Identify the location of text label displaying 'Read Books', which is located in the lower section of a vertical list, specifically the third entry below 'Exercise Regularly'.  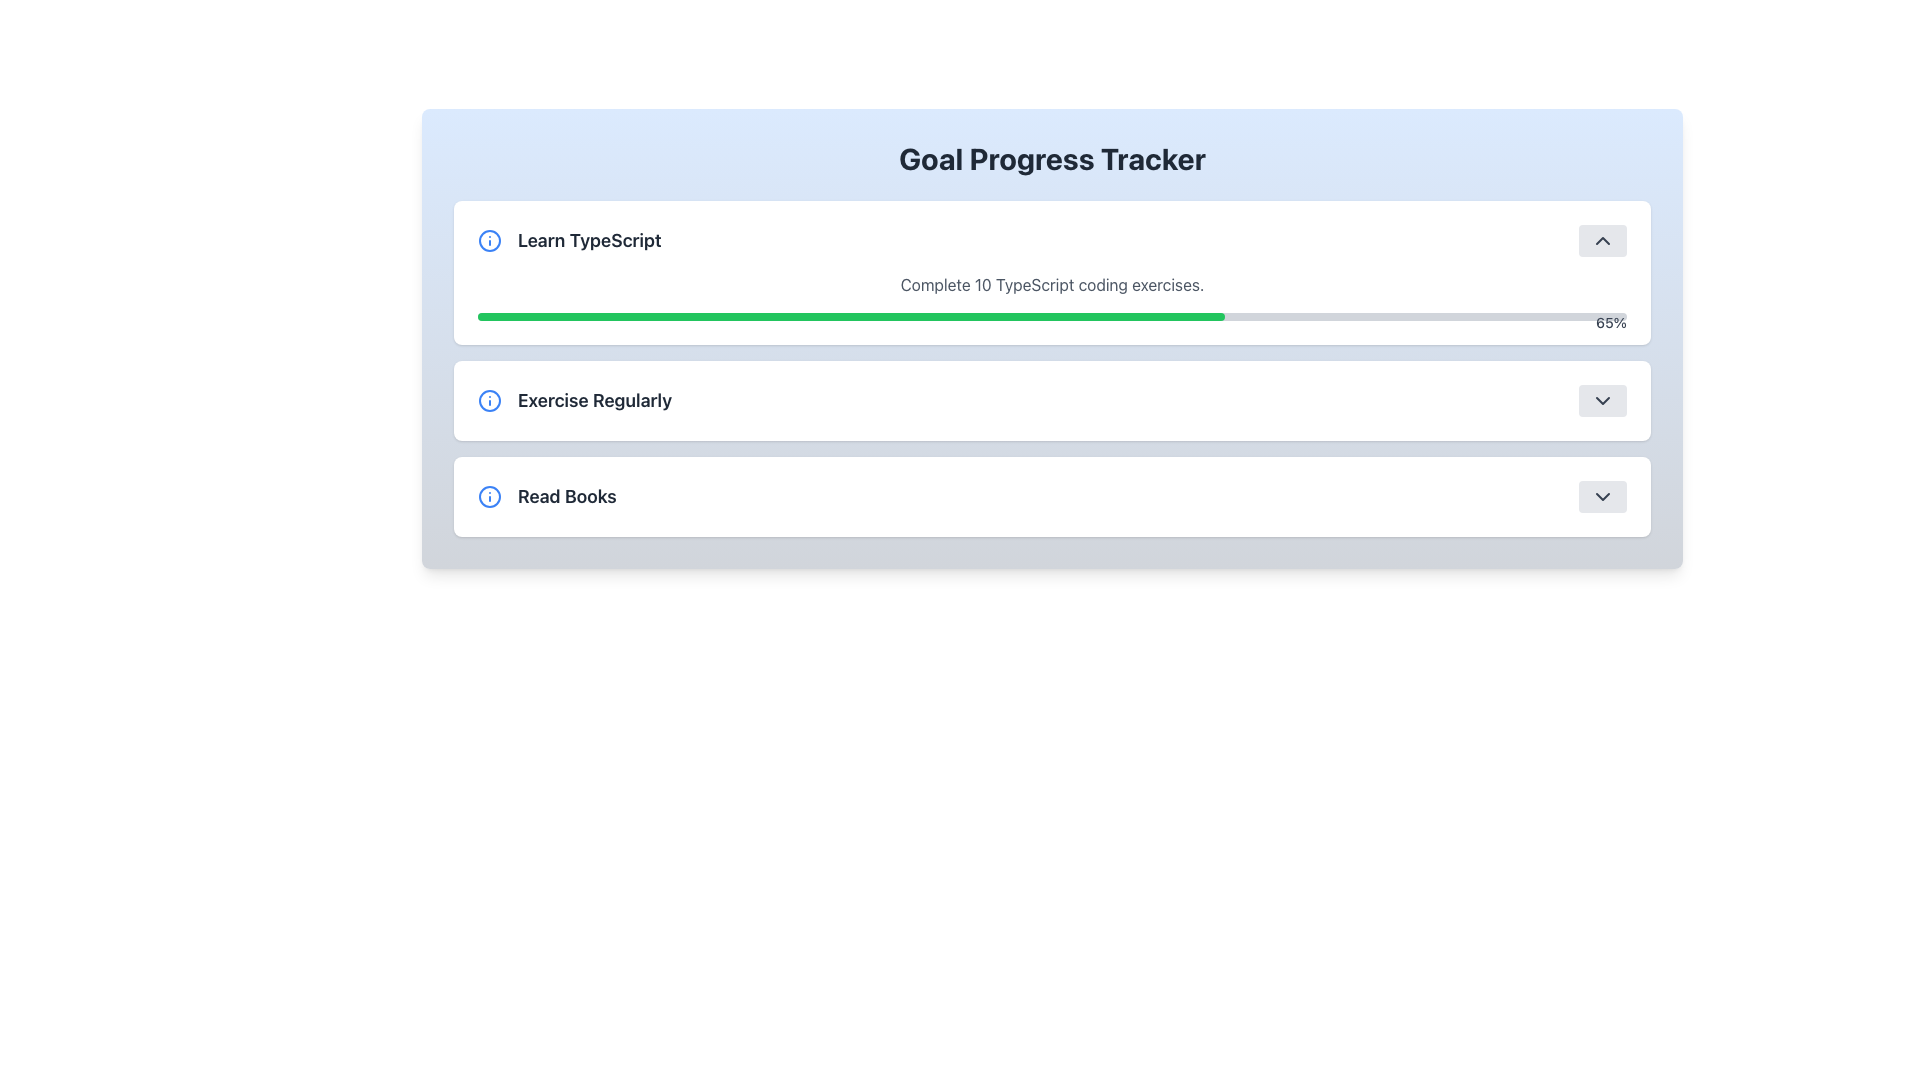
(565, 496).